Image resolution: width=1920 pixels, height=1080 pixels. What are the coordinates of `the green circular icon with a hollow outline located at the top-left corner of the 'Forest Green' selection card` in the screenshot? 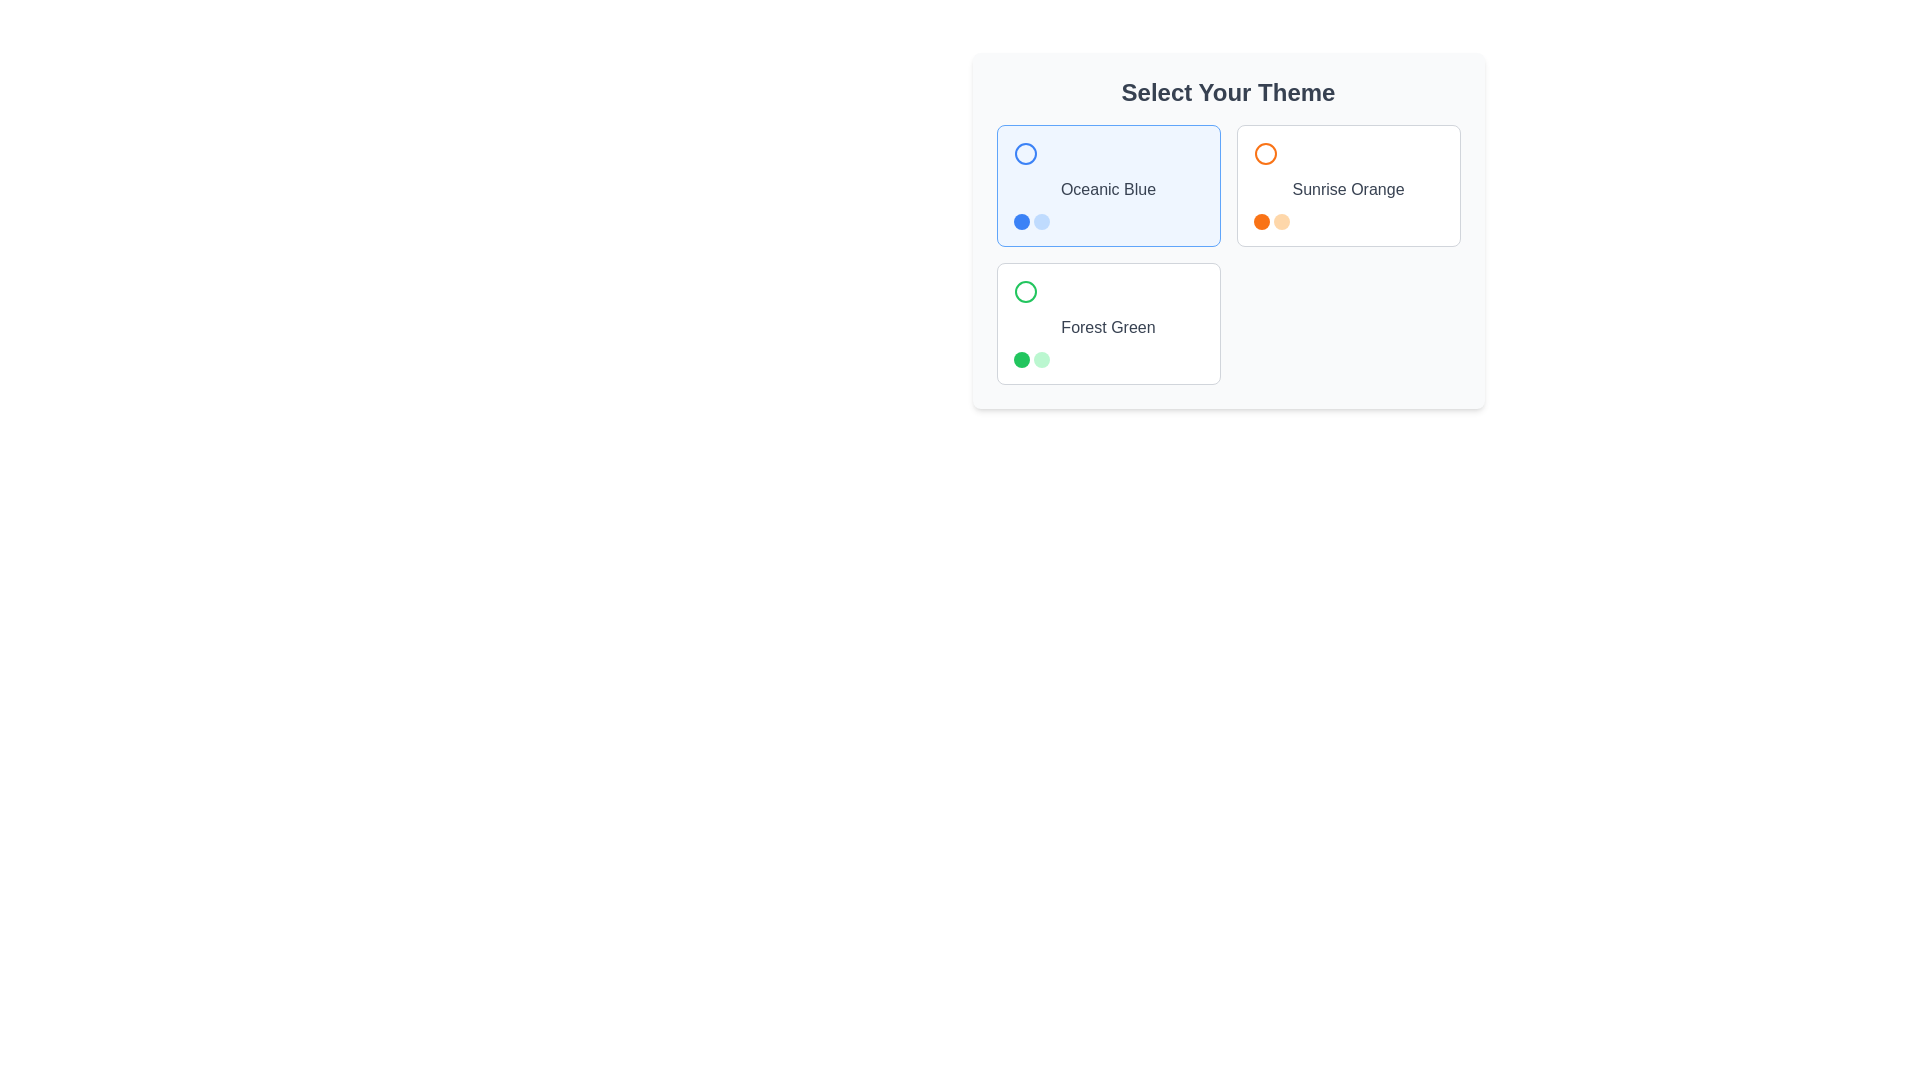 It's located at (1025, 292).